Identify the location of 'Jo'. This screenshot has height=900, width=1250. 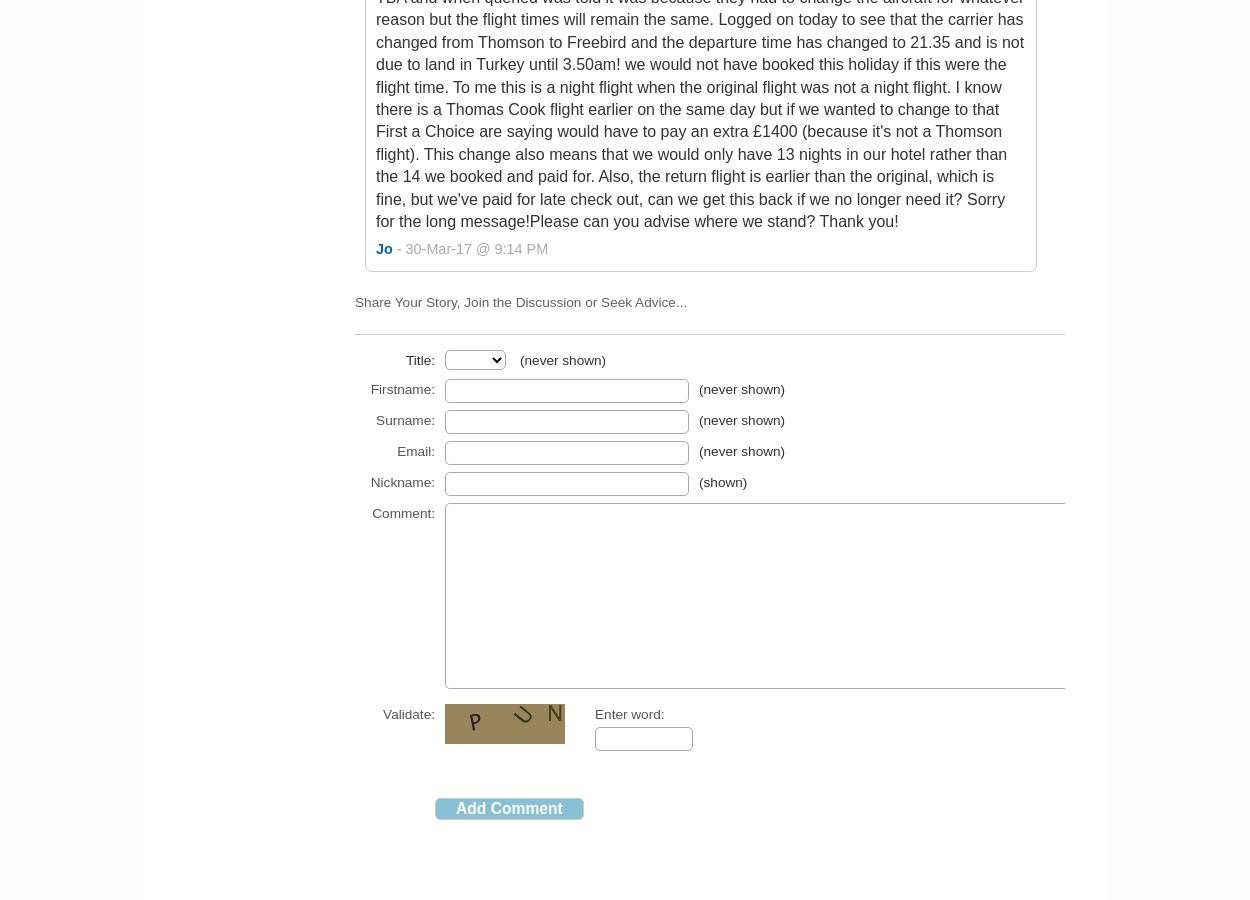
(383, 248).